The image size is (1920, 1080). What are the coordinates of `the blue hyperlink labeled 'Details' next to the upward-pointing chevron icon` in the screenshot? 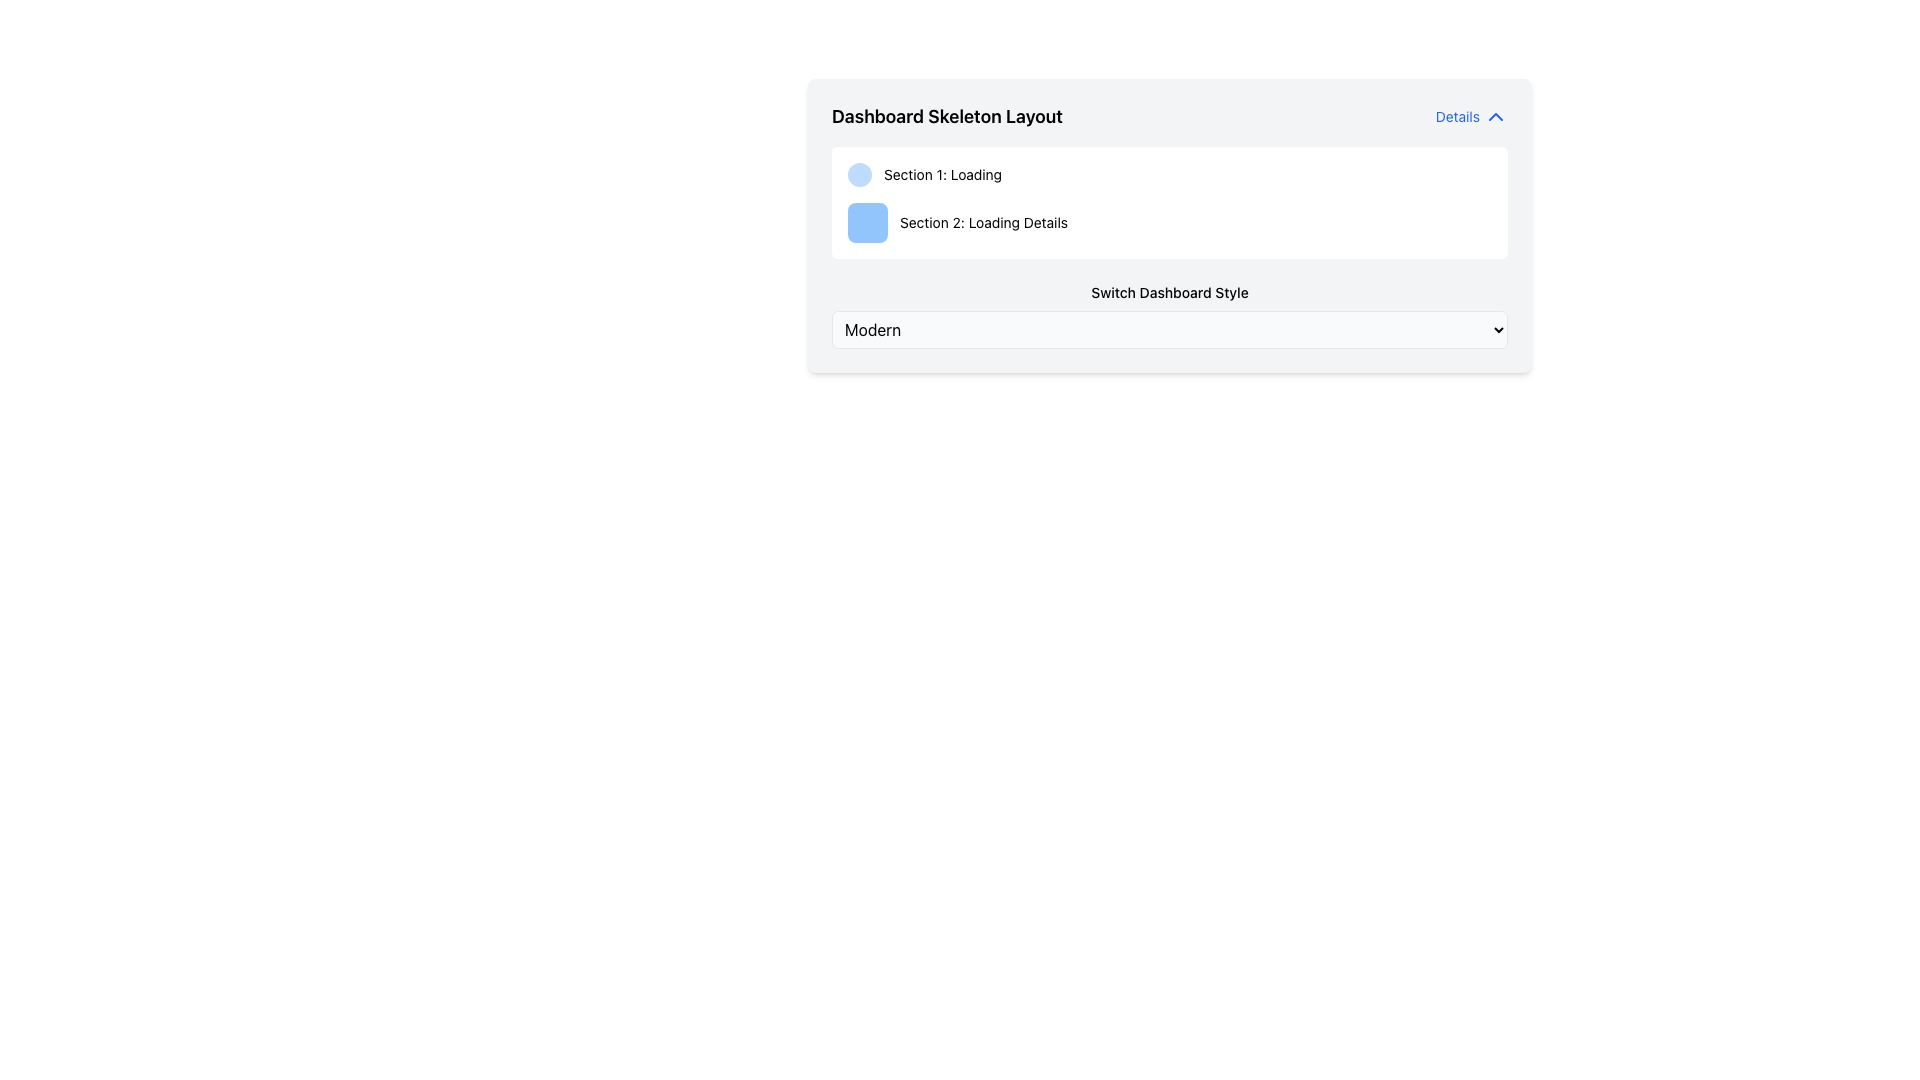 It's located at (1471, 116).